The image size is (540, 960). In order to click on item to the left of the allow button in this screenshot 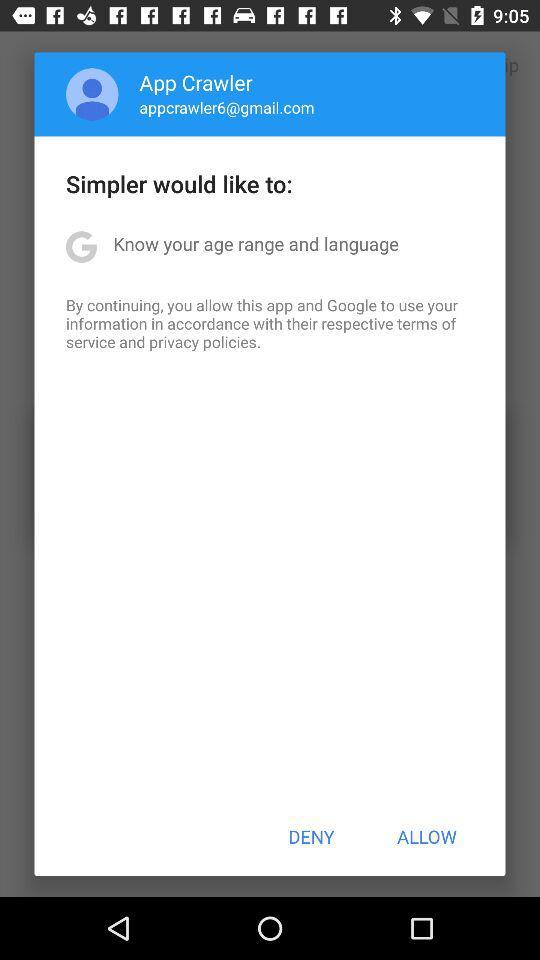, I will do `click(311, 836)`.